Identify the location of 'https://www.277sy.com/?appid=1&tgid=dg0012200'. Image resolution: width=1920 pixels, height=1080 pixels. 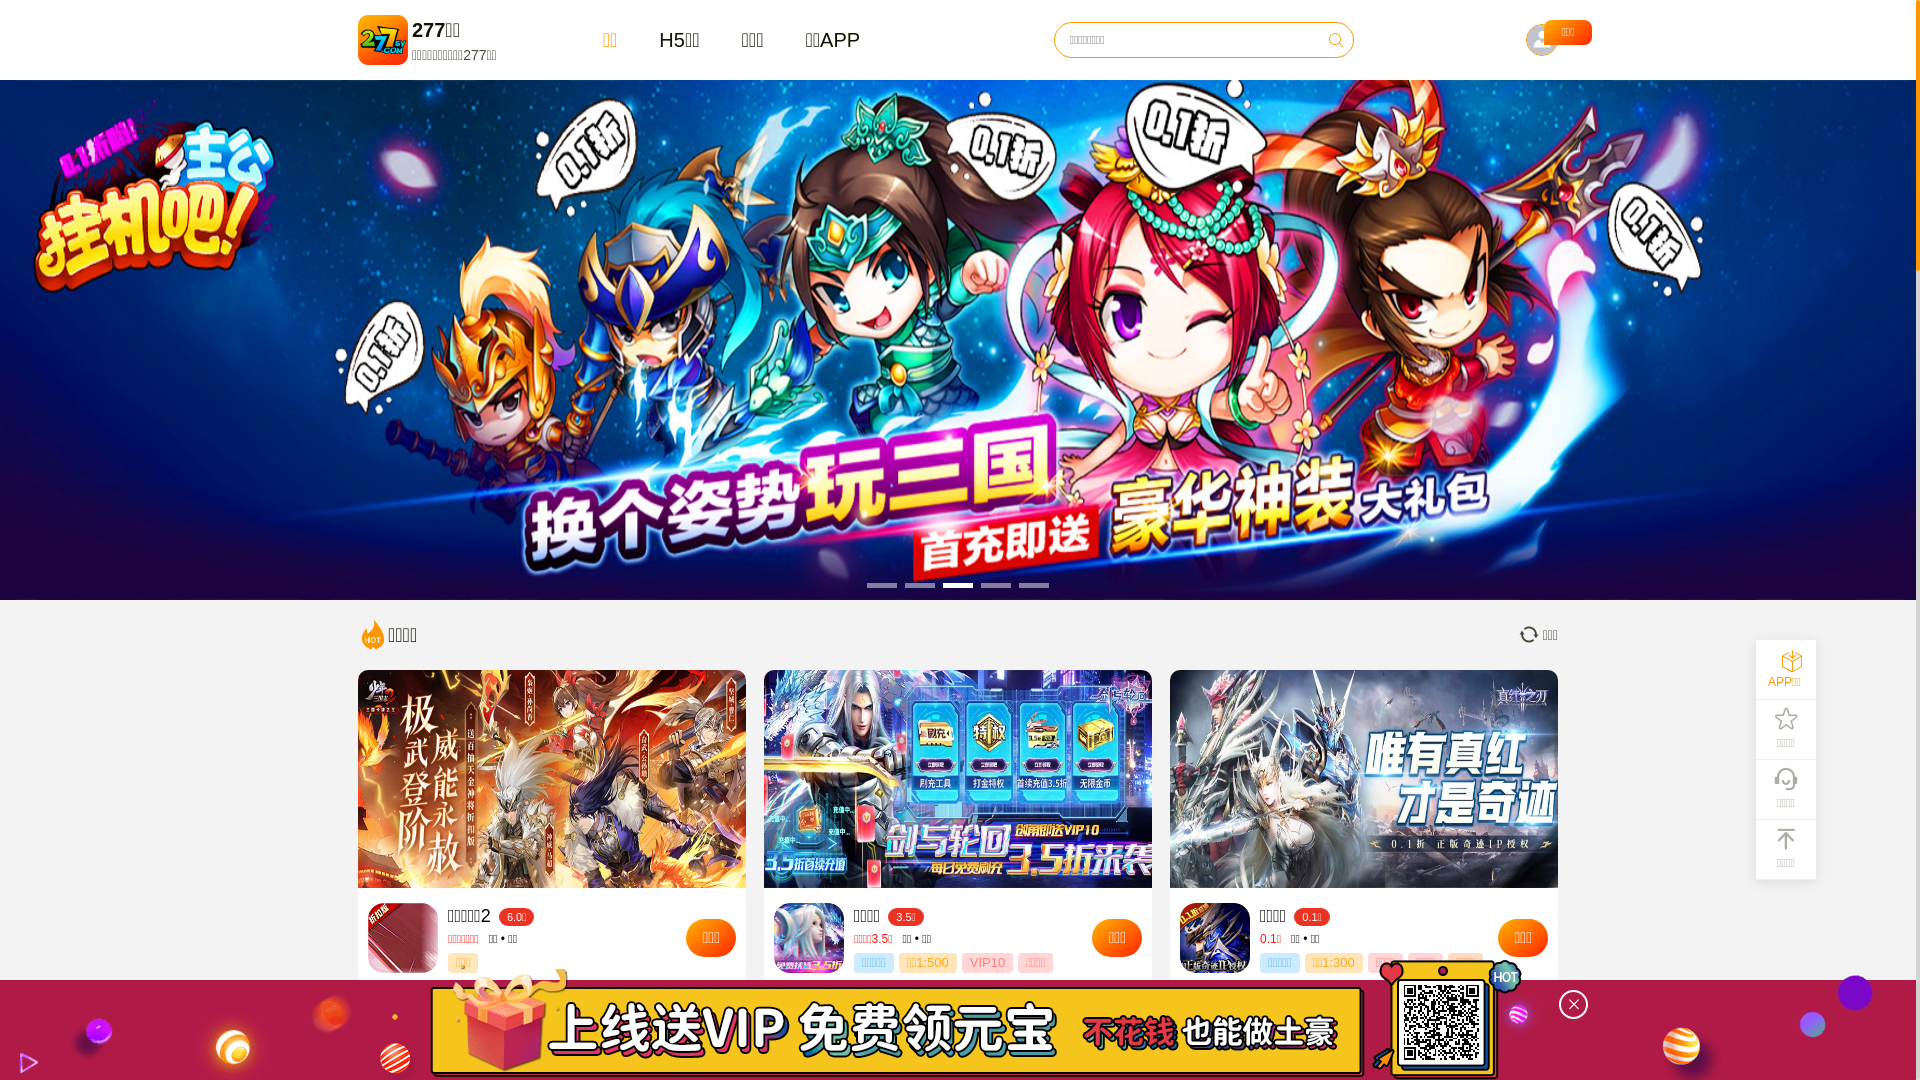
(1402, 1022).